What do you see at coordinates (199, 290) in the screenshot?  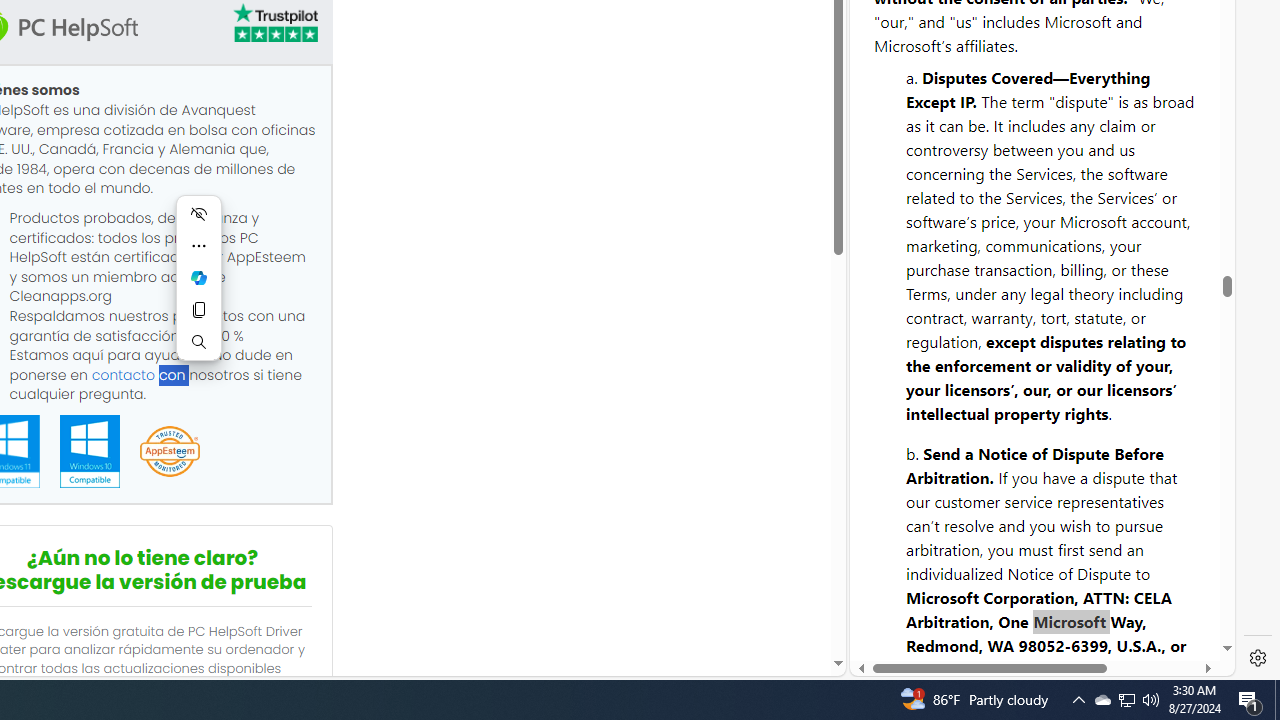 I see `'Mini menu on text selection'` at bounding box center [199, 290].